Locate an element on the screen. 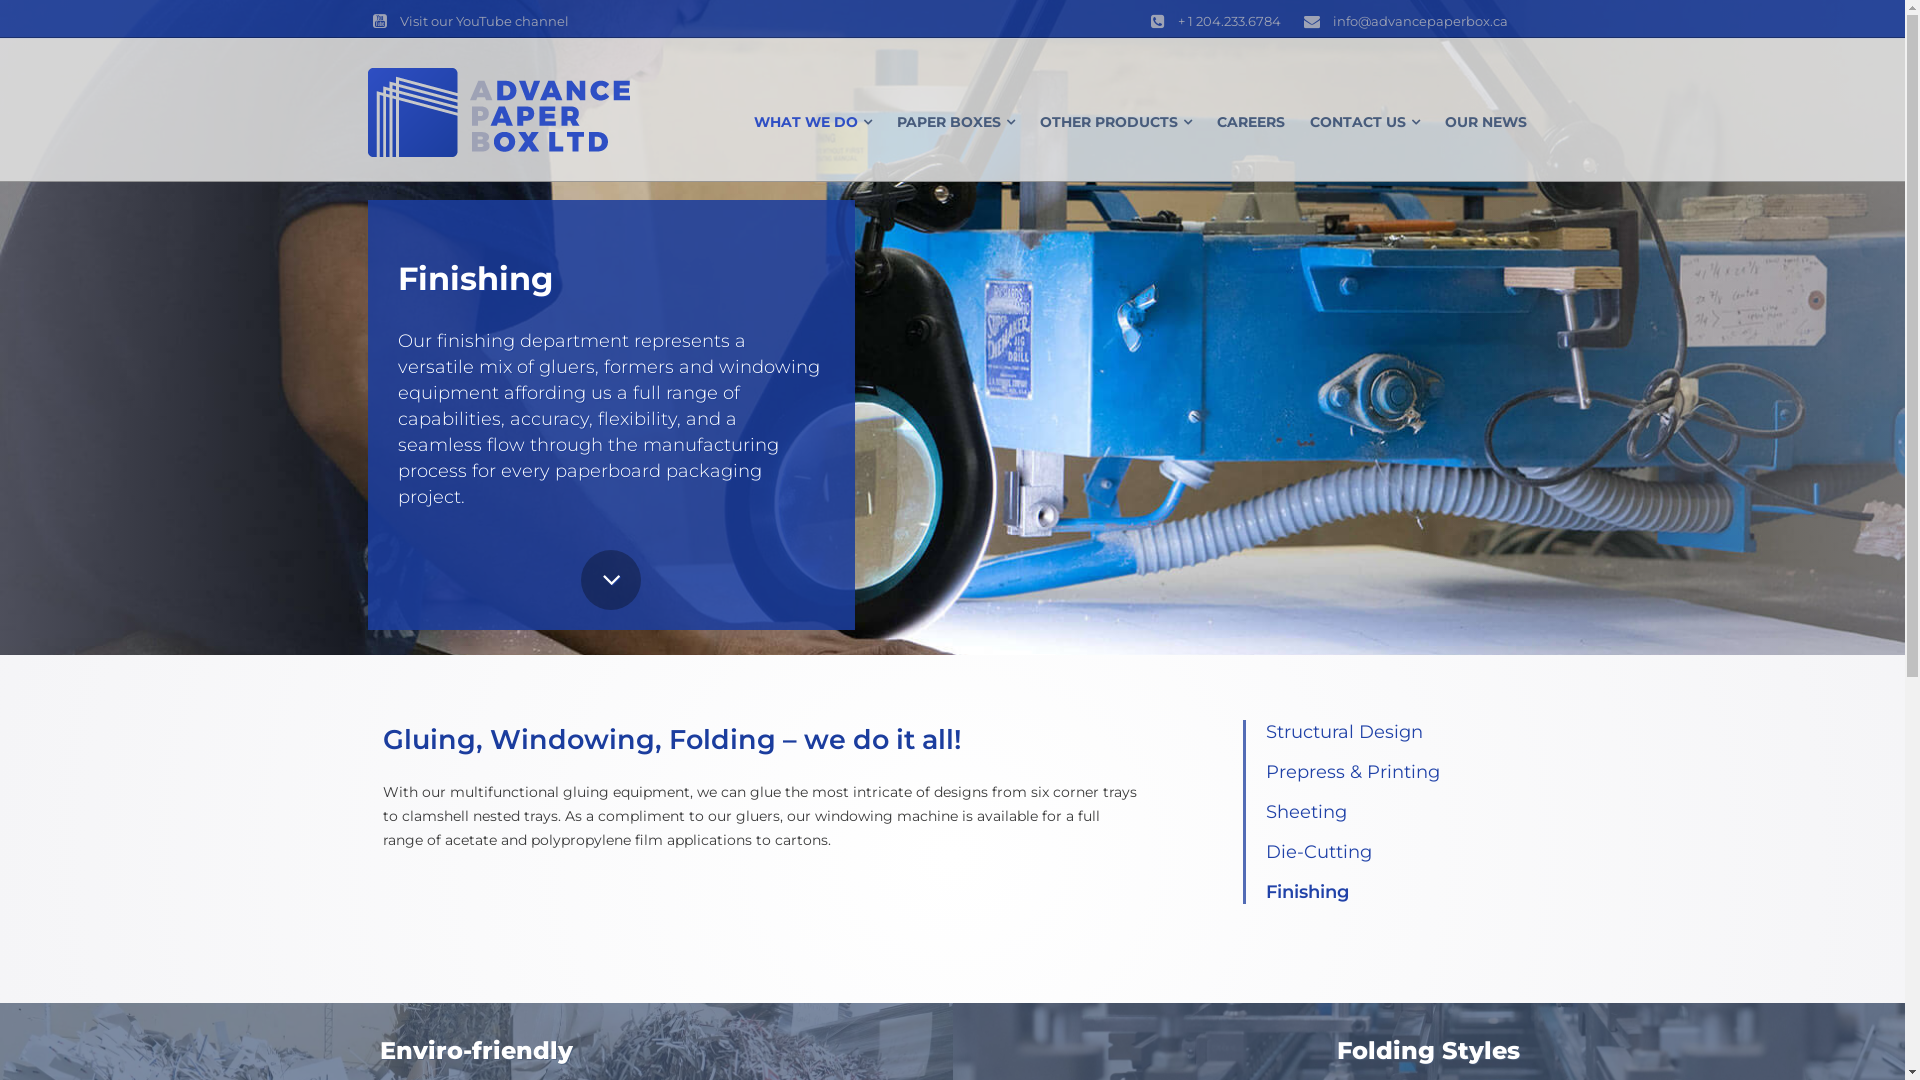 The width and height of the screenshot is (1920, 1080). 'CAREERS' is located at coordinates (1248, 122).